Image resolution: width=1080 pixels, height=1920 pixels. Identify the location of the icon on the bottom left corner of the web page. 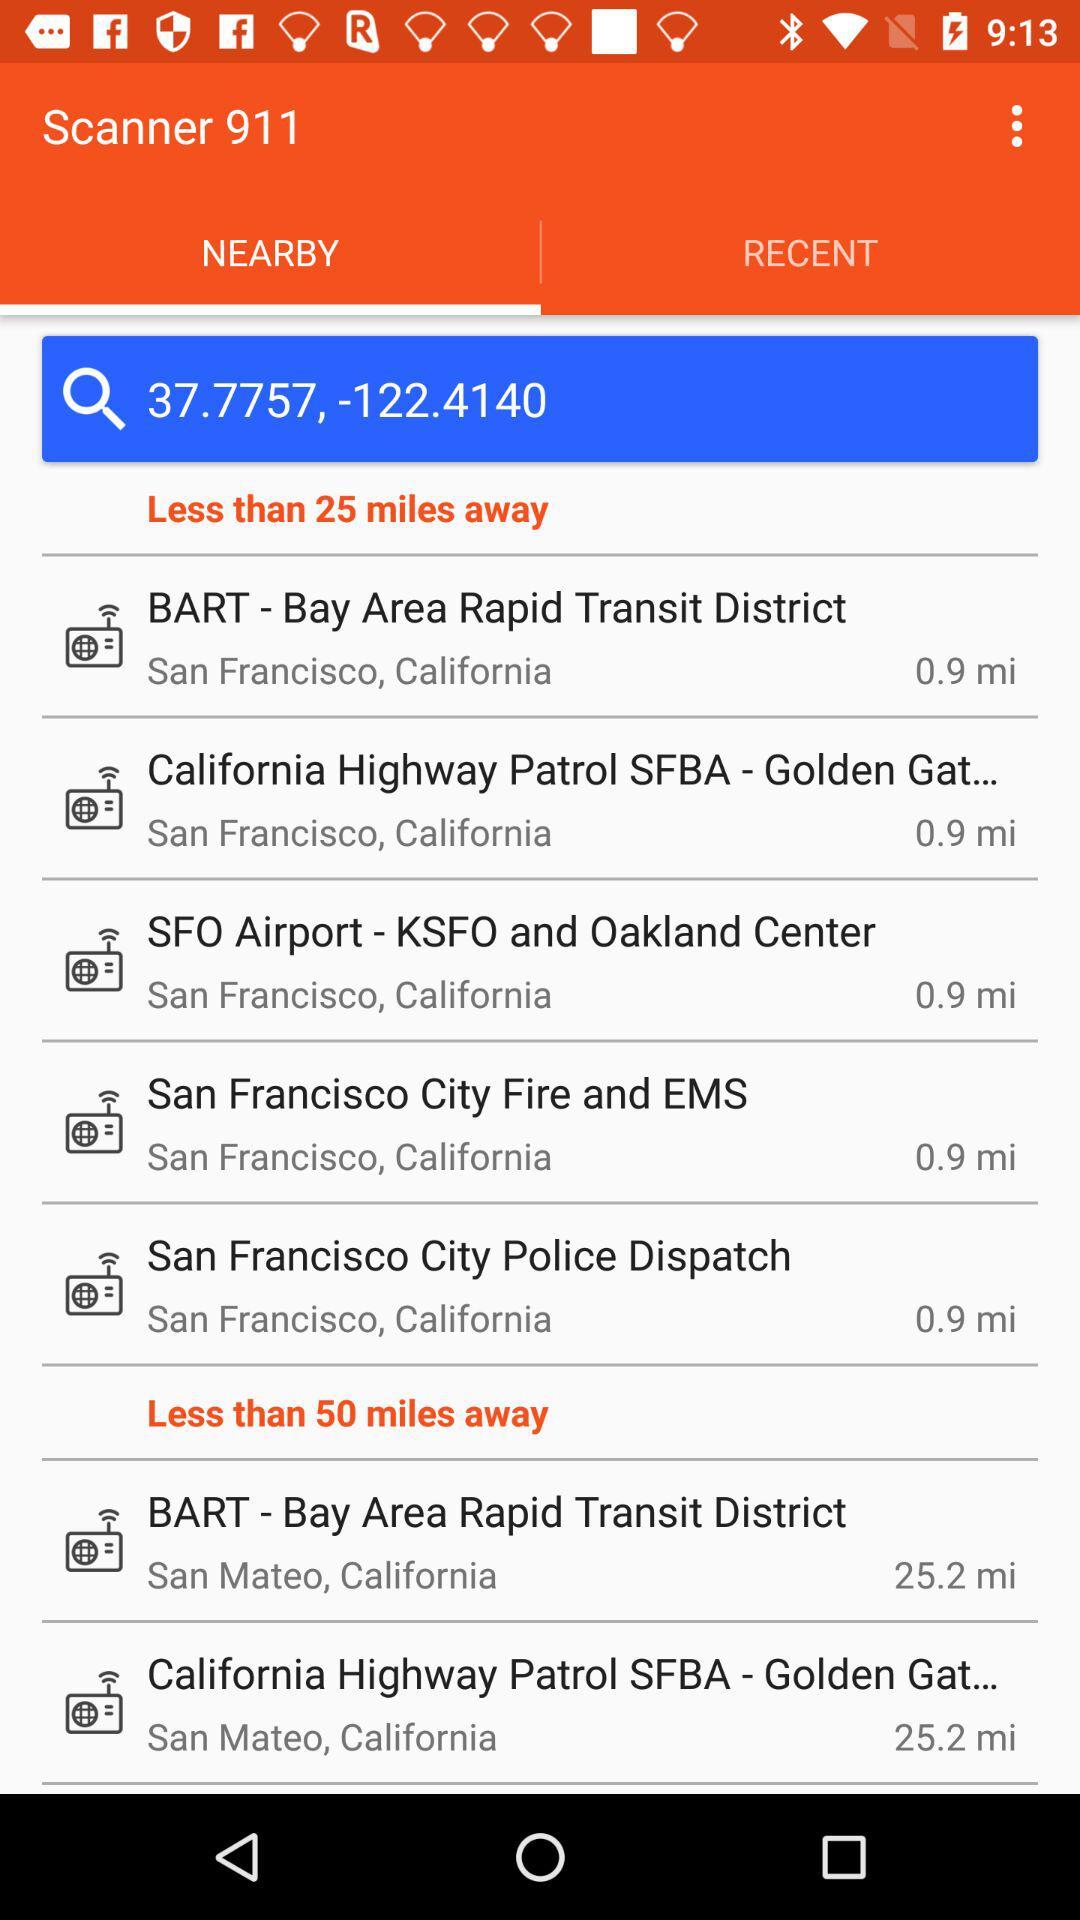
(94, 1701).